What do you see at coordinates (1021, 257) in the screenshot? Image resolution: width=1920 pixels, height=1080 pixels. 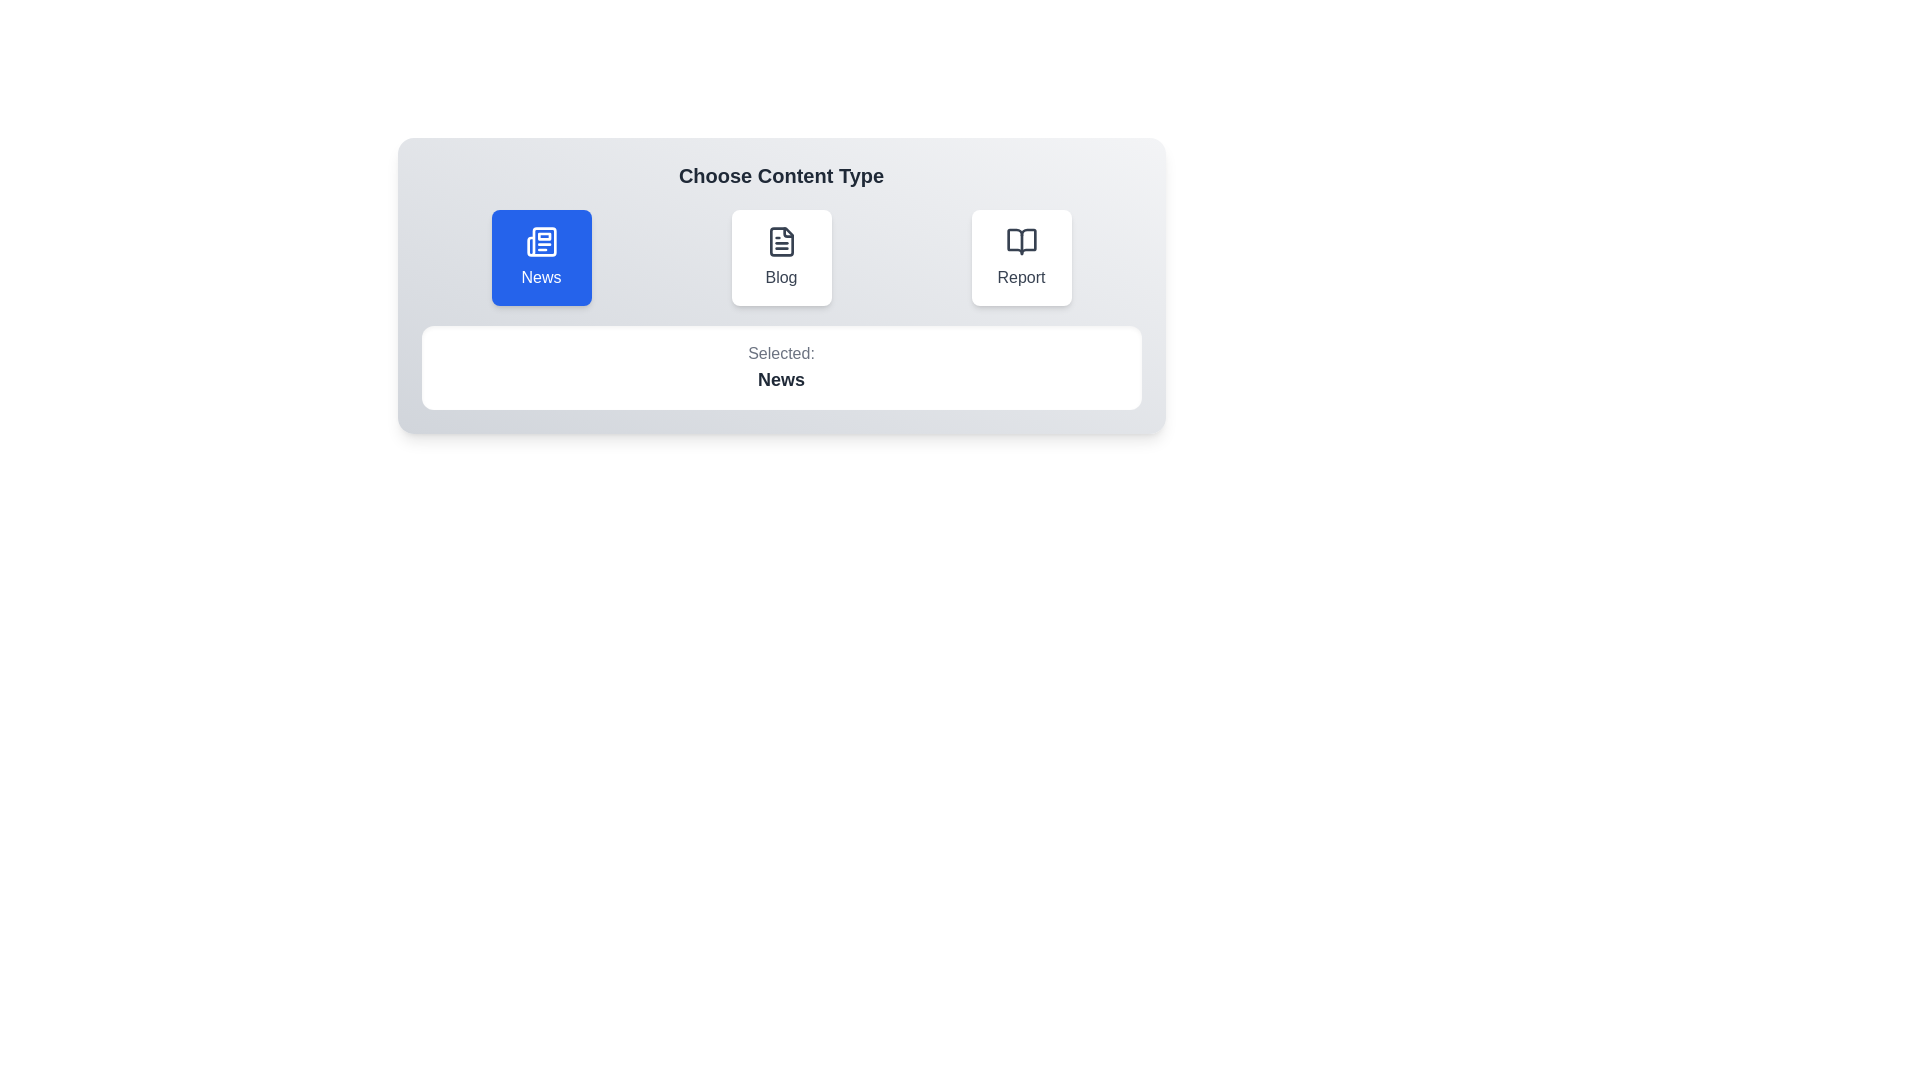 I see `the Report button to observe its hover effect` at bounding box center [1021, 257].